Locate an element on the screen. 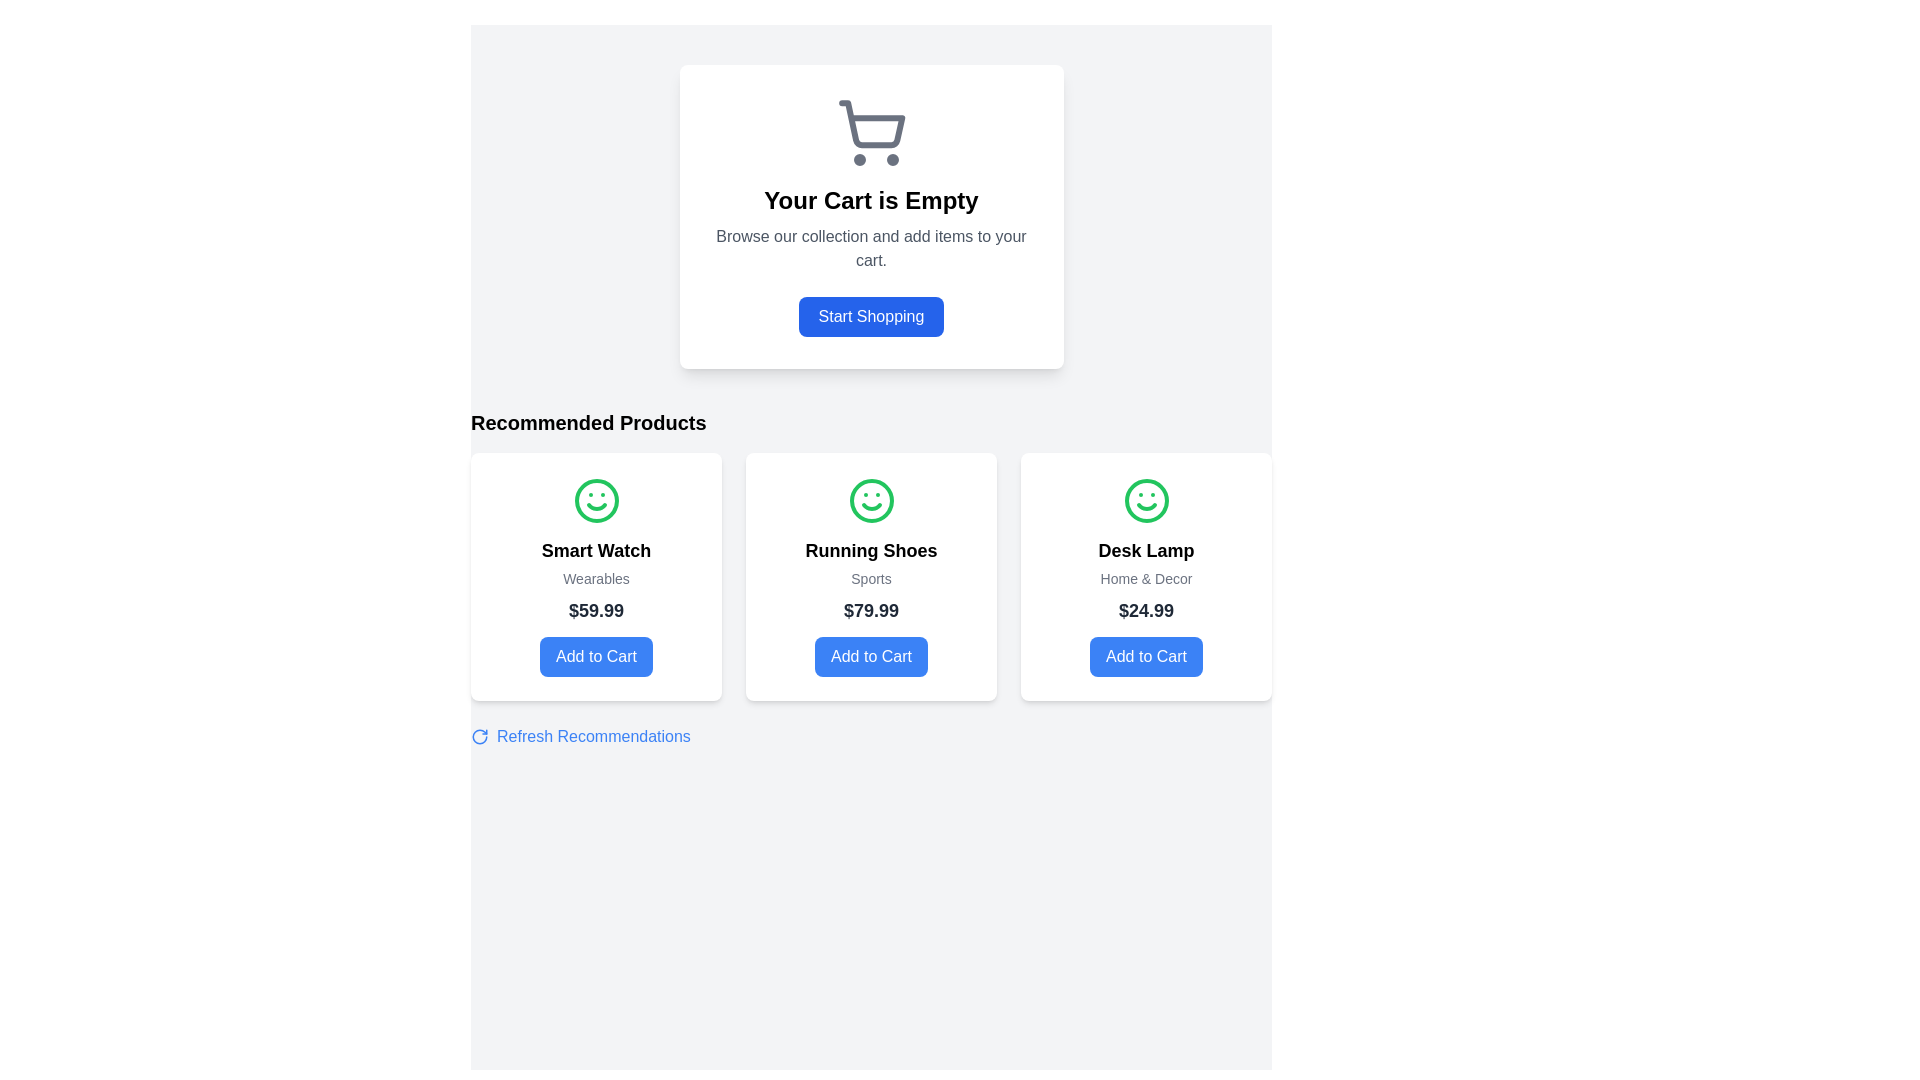 The width and height of the screenshot is (1920, 1080). the vector graphic icon indicating a refresh action located below the 'Recommended Products' heading, positioned to the left of the 'Refresh Recommendations' text link is located at coordinates (480, 736).